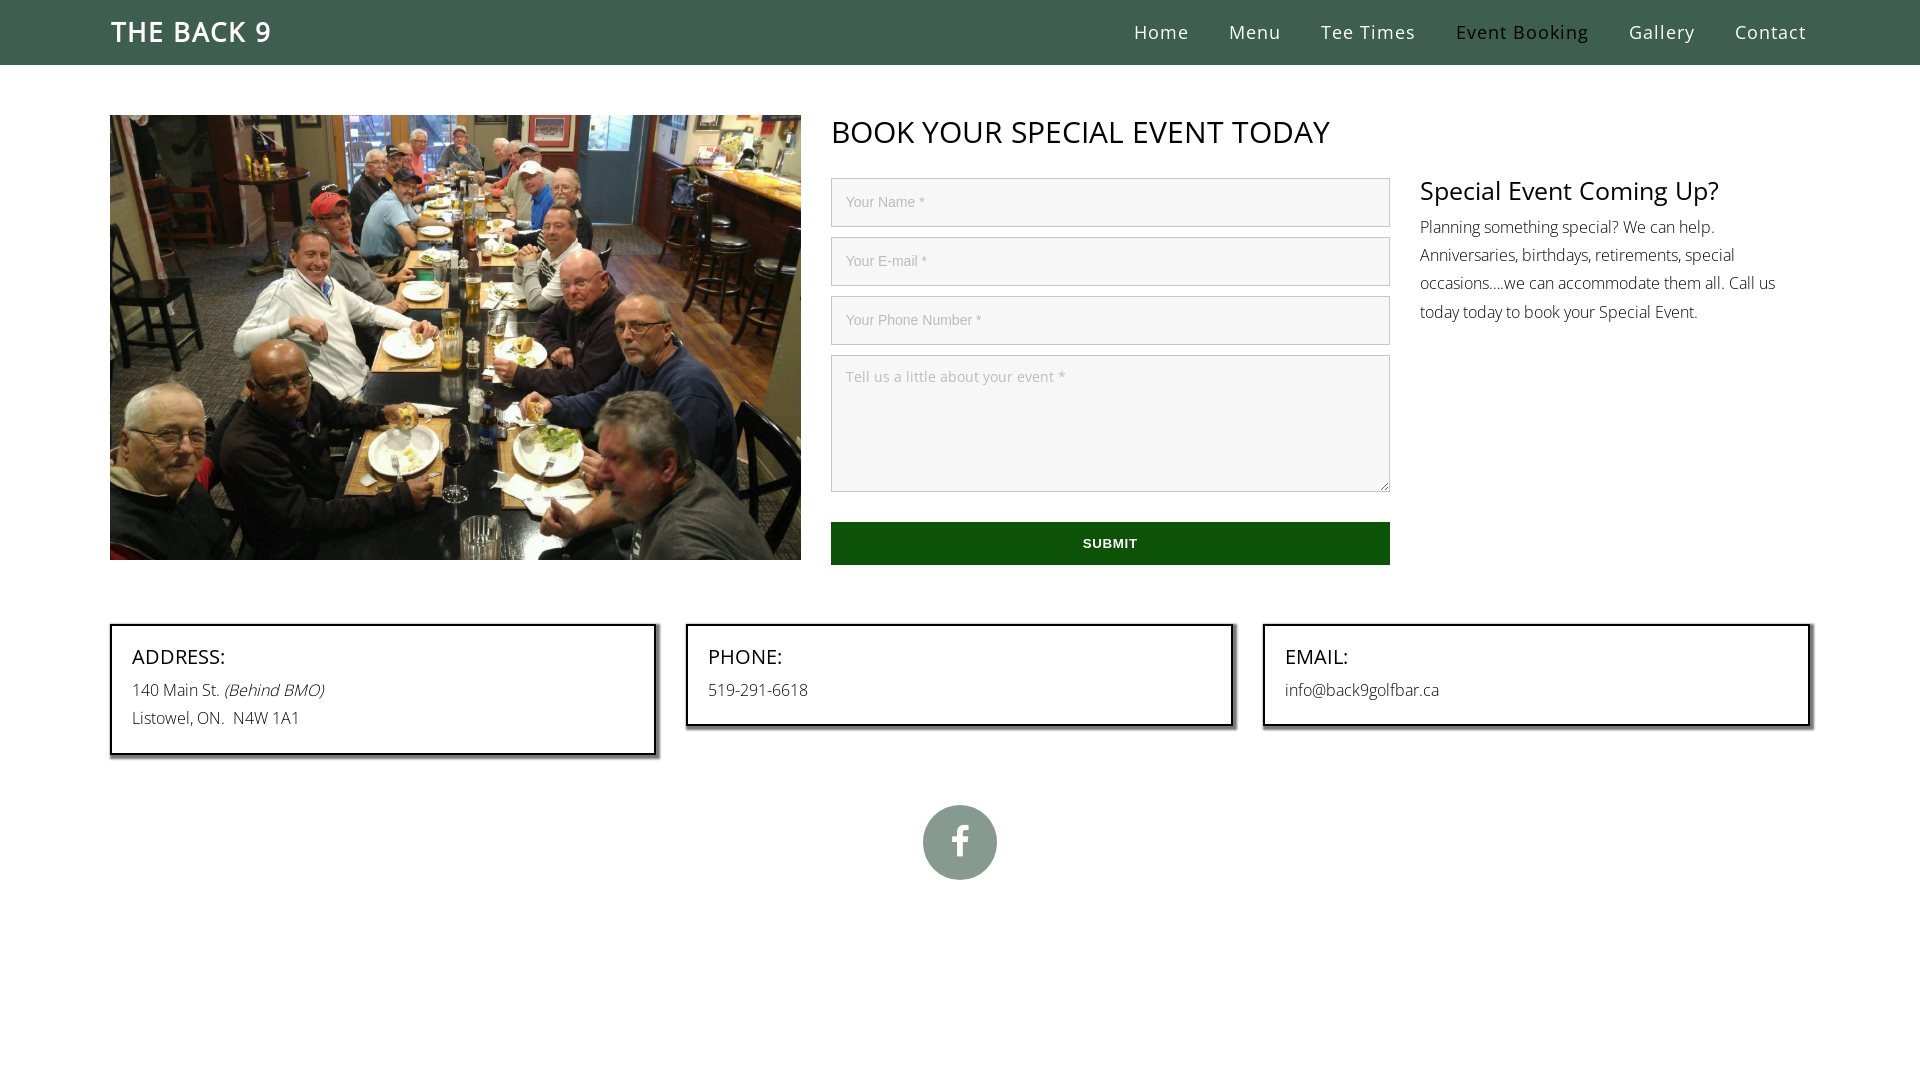 This screenshot has height=1080, width=1920. I want to click on 'Event Booking', so click(1521, 32).